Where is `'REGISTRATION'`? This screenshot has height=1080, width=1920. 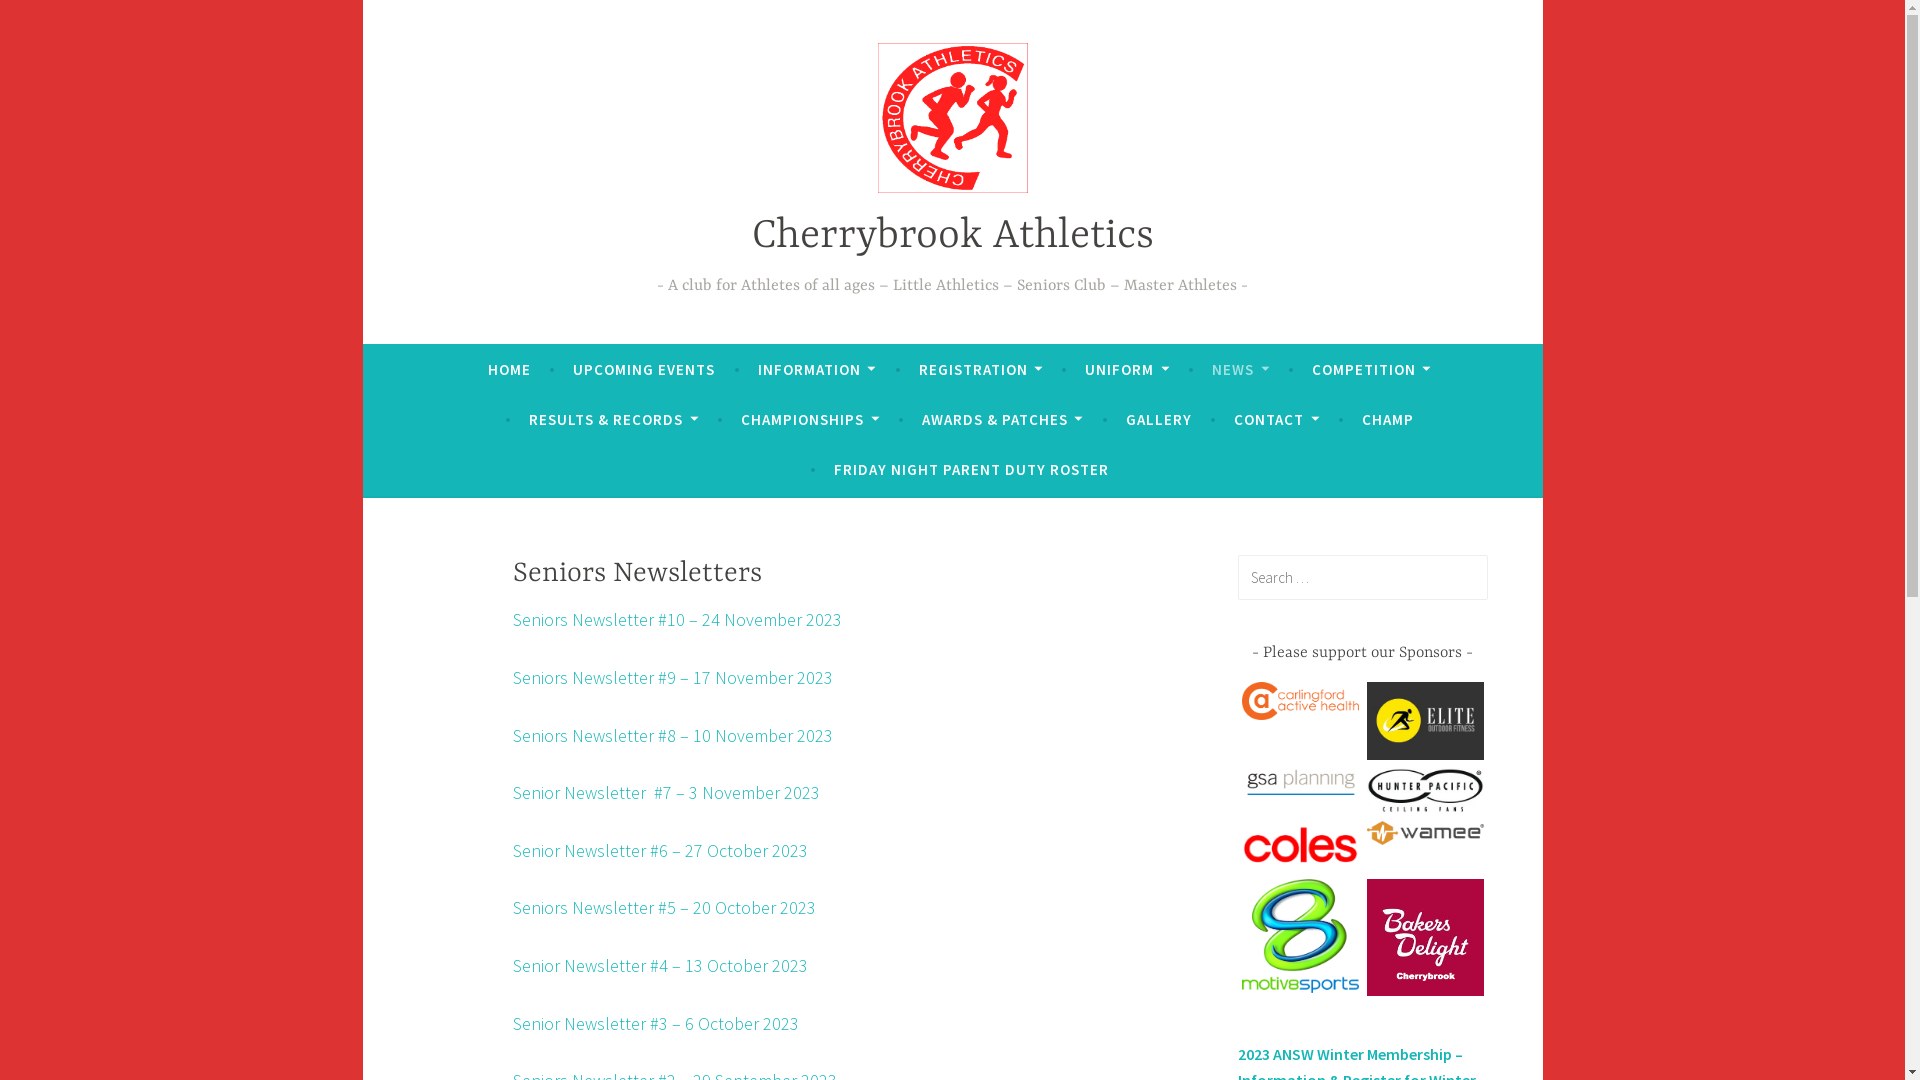 'REGISTRATION' is located at coordinates (917, 370).